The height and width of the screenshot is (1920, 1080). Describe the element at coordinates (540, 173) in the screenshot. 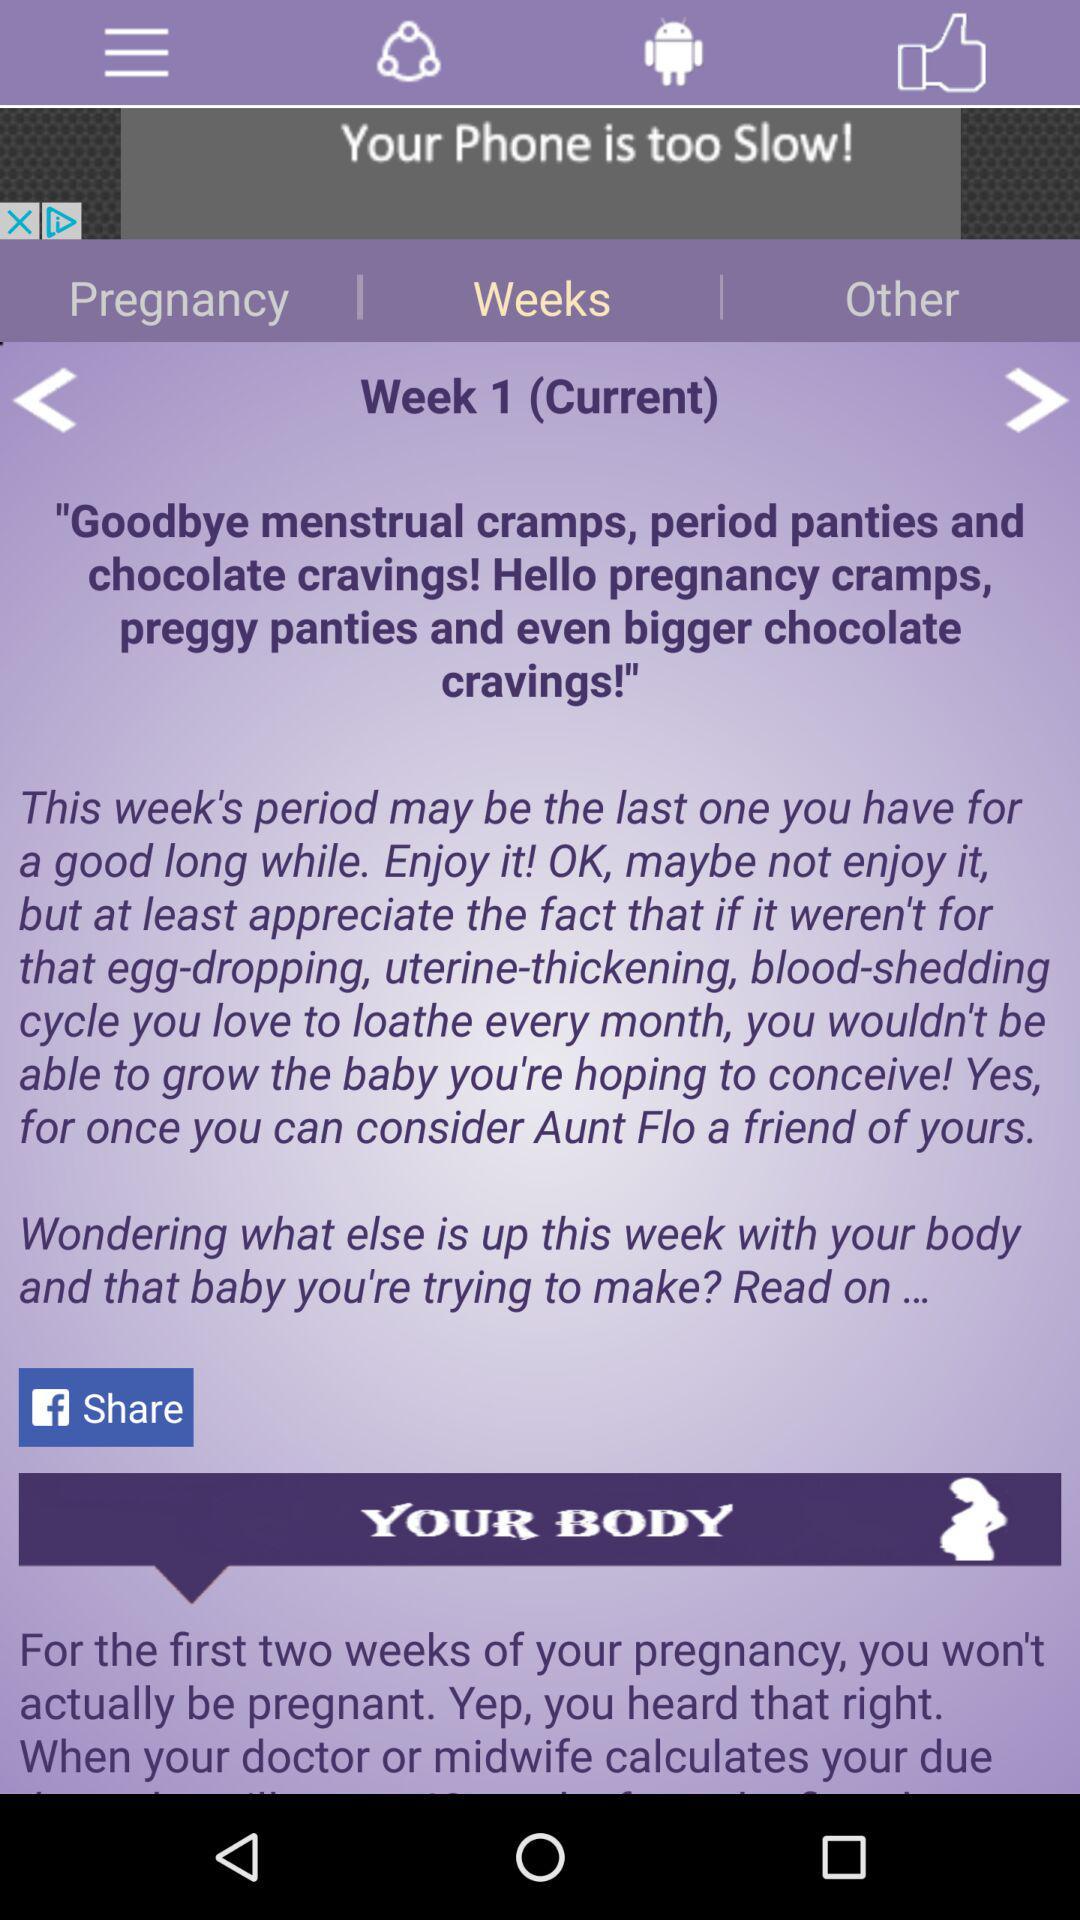

I see `advertisement link` at that location.